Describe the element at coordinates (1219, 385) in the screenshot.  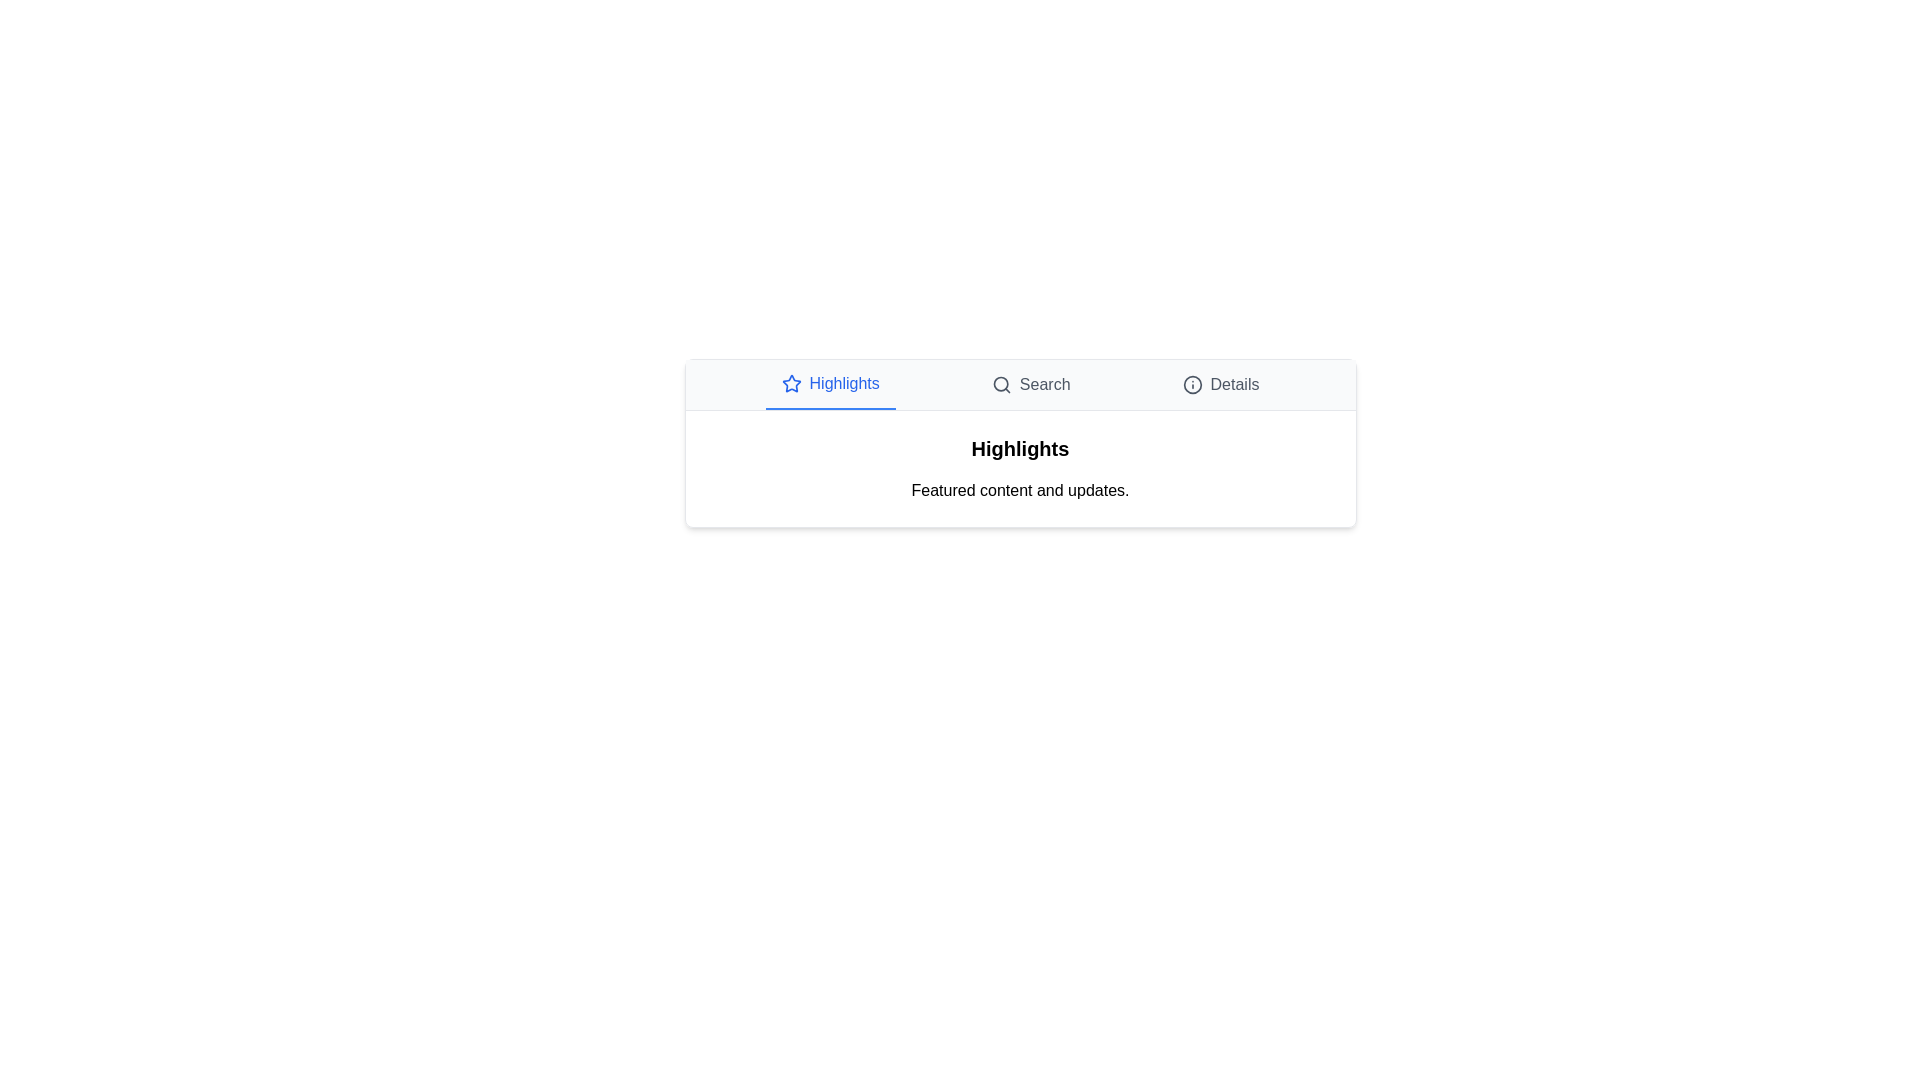
I see `the Details tab by clicking on its title` at that location.